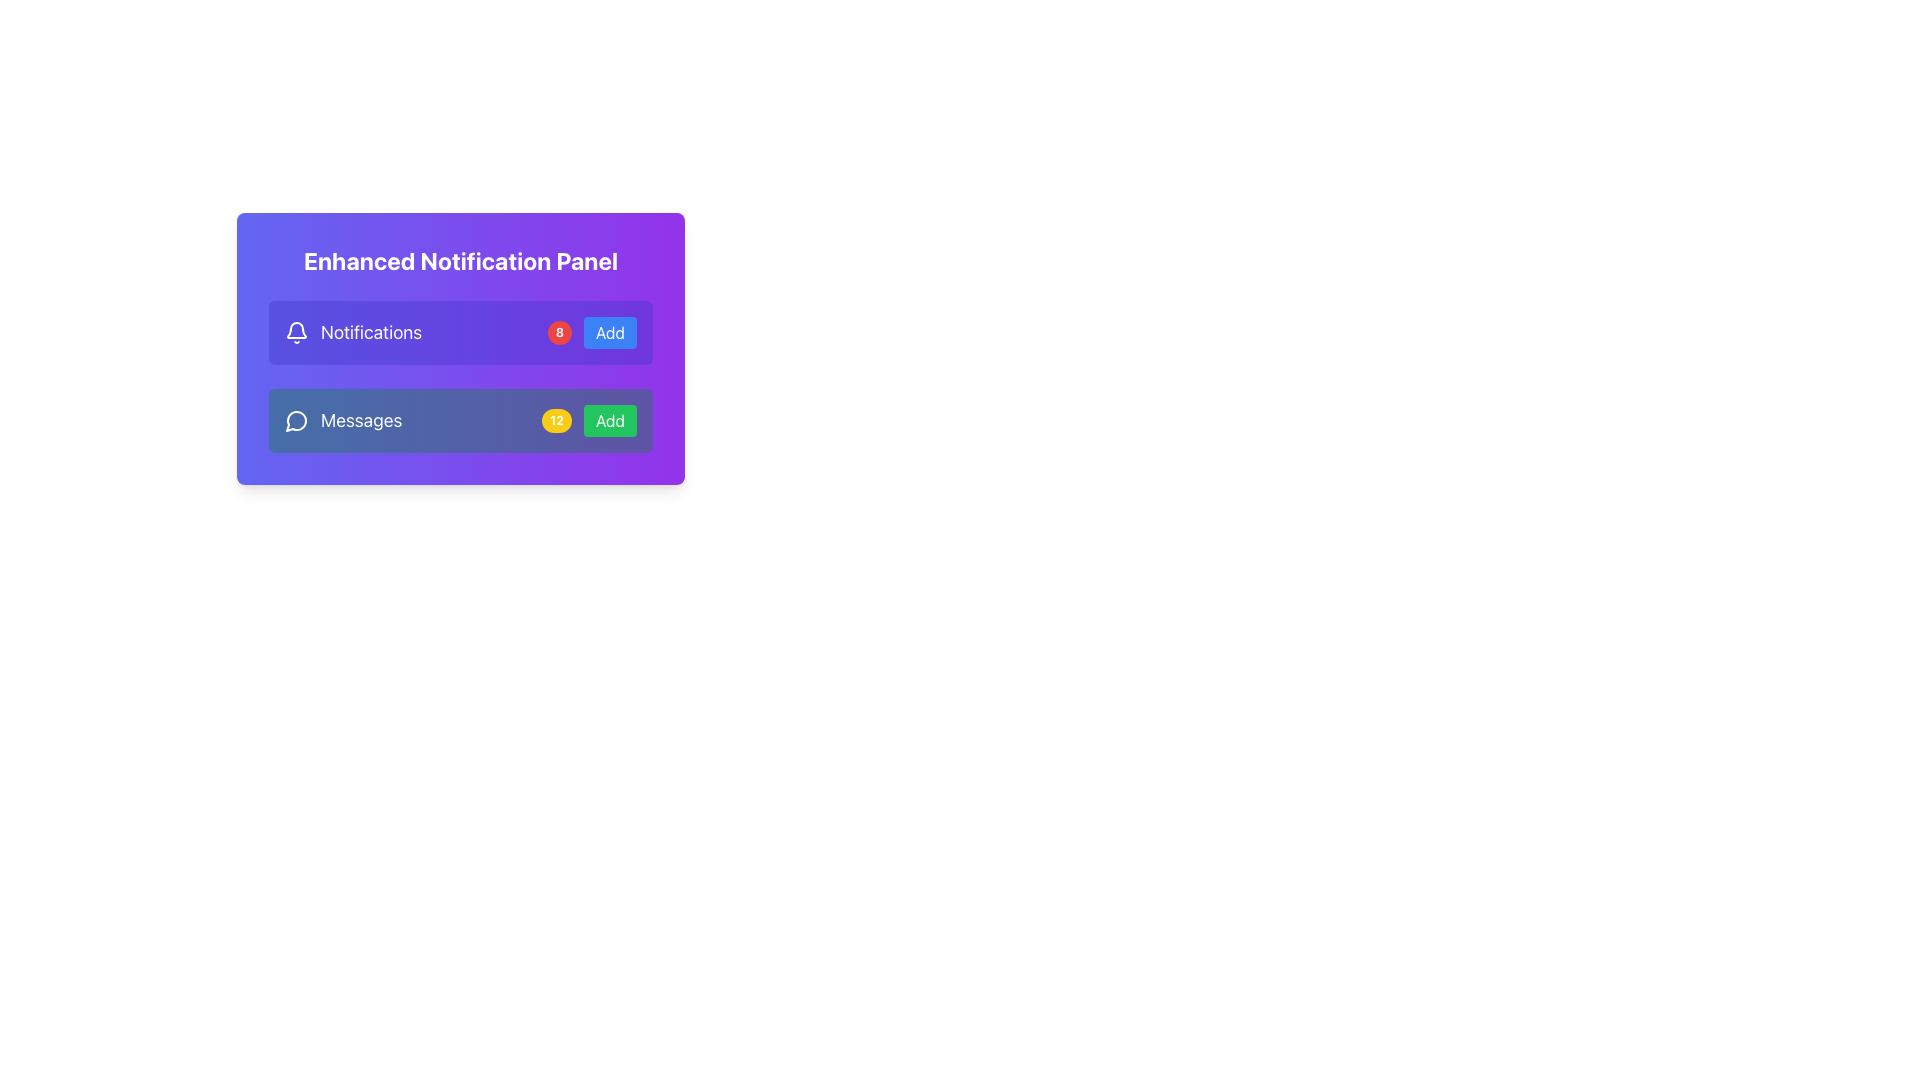 This screenshot has width=1920, height=1080. Describe the element at coordinates (353, 331) in the screenshot. I see `the notifications label located on the left side of the notification panel` at that location.